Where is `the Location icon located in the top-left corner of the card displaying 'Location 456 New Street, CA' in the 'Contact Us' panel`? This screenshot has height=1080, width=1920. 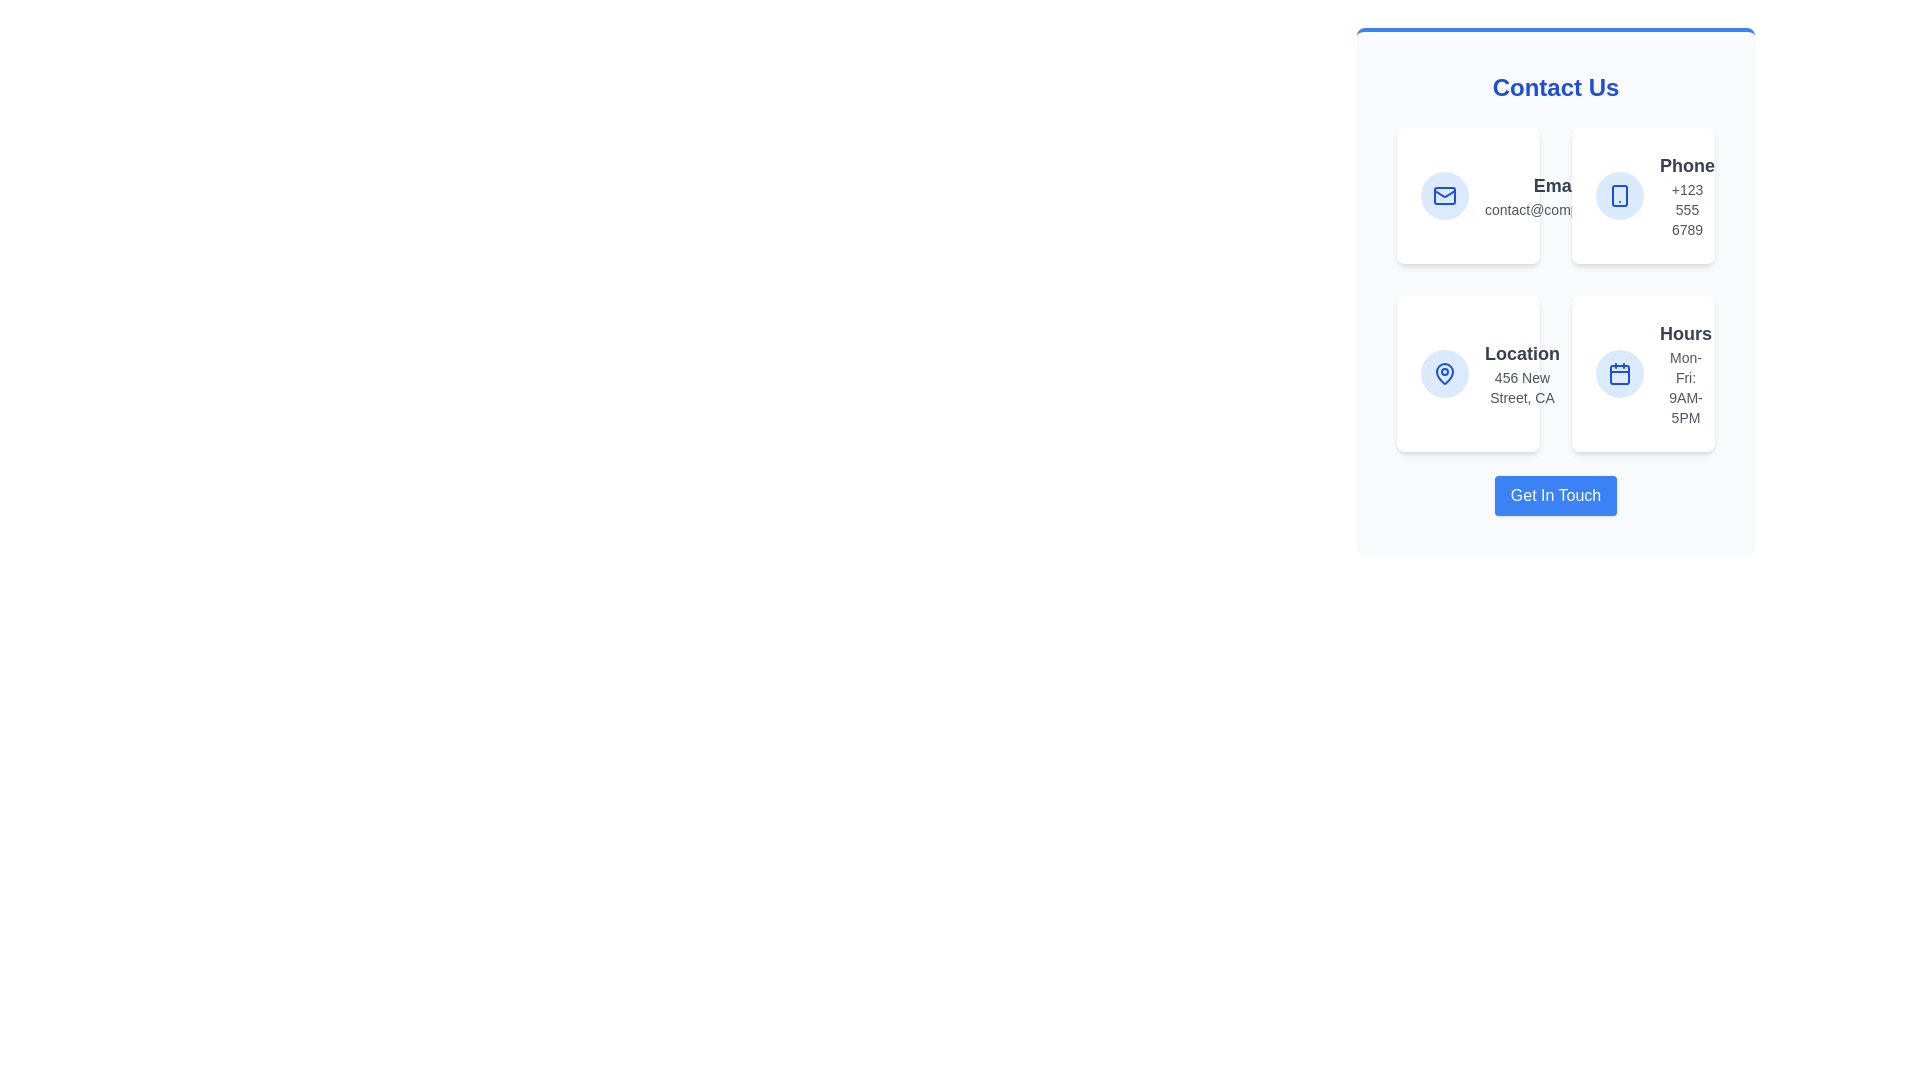
the Location icon located in the top-left corner of the card displaying 'Location 456 New Street, CA' in the 'Contact Us' panel is located at coordinates (1444, 374).